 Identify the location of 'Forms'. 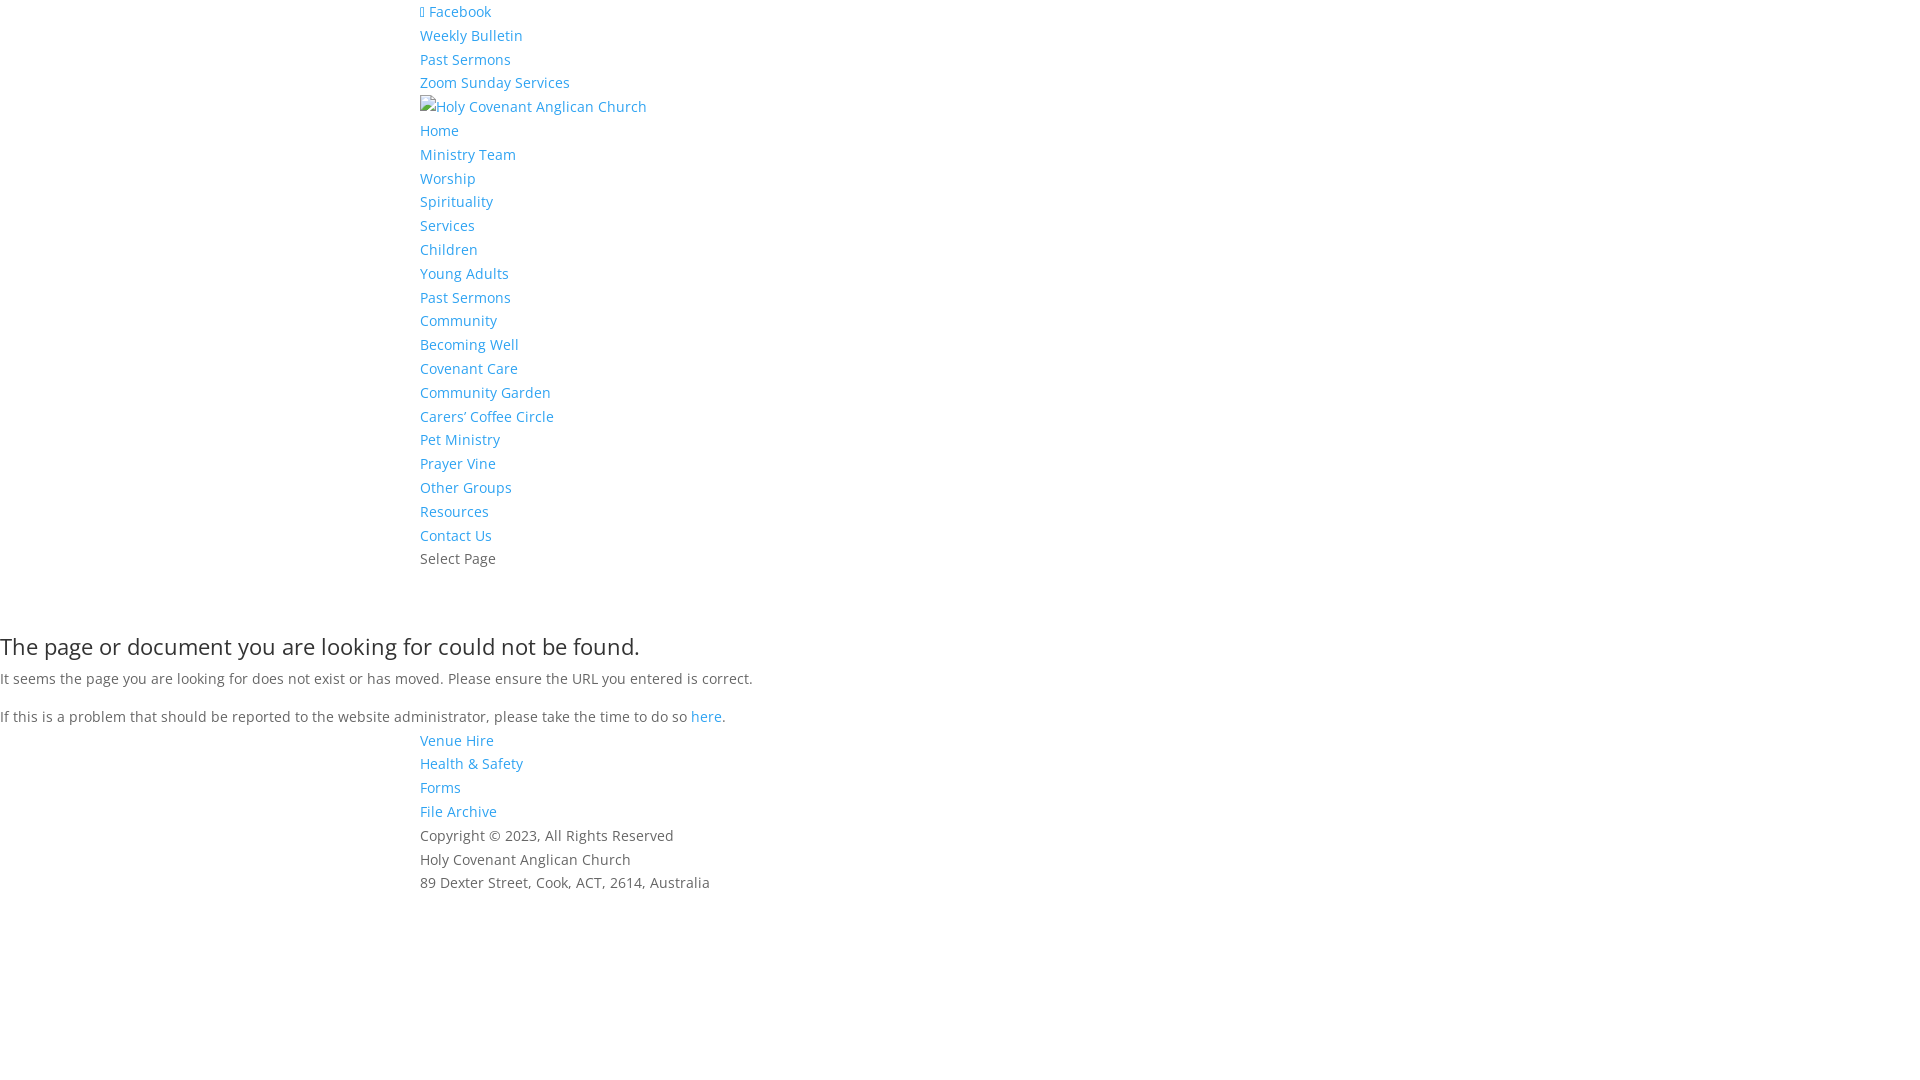
(439, 786).